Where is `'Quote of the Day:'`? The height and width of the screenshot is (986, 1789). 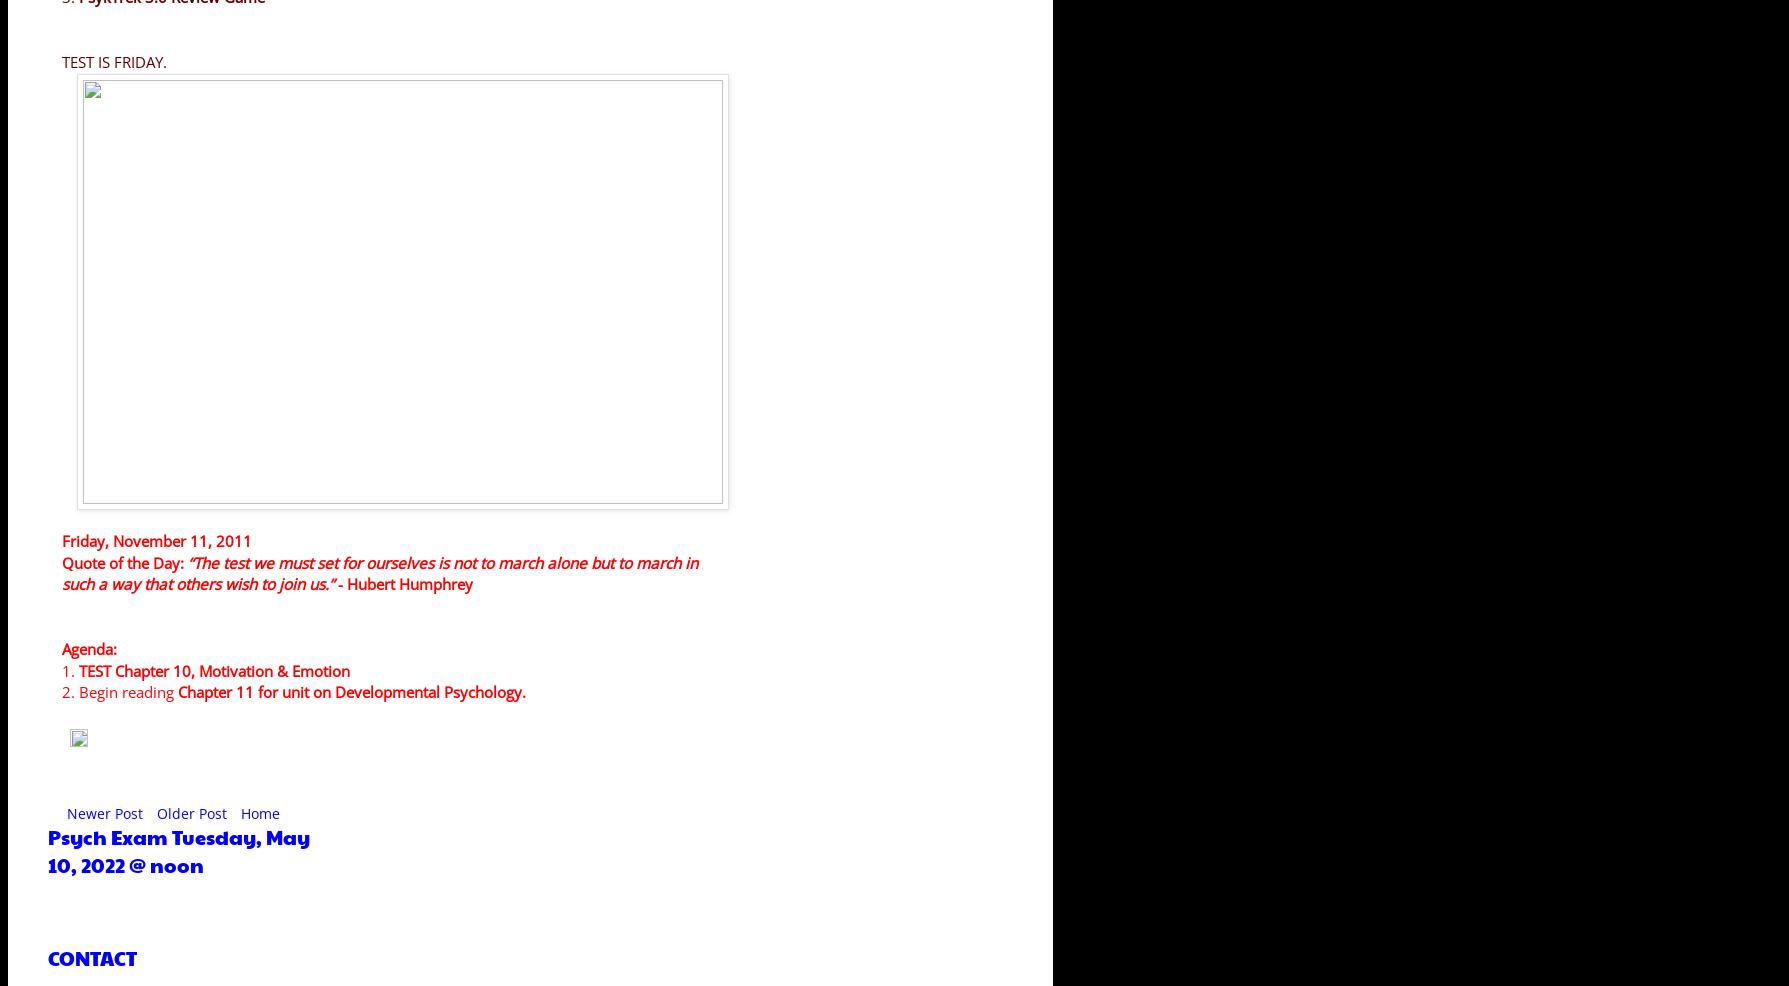
'Quote of the Day:' is located at coordinates (125, 561).